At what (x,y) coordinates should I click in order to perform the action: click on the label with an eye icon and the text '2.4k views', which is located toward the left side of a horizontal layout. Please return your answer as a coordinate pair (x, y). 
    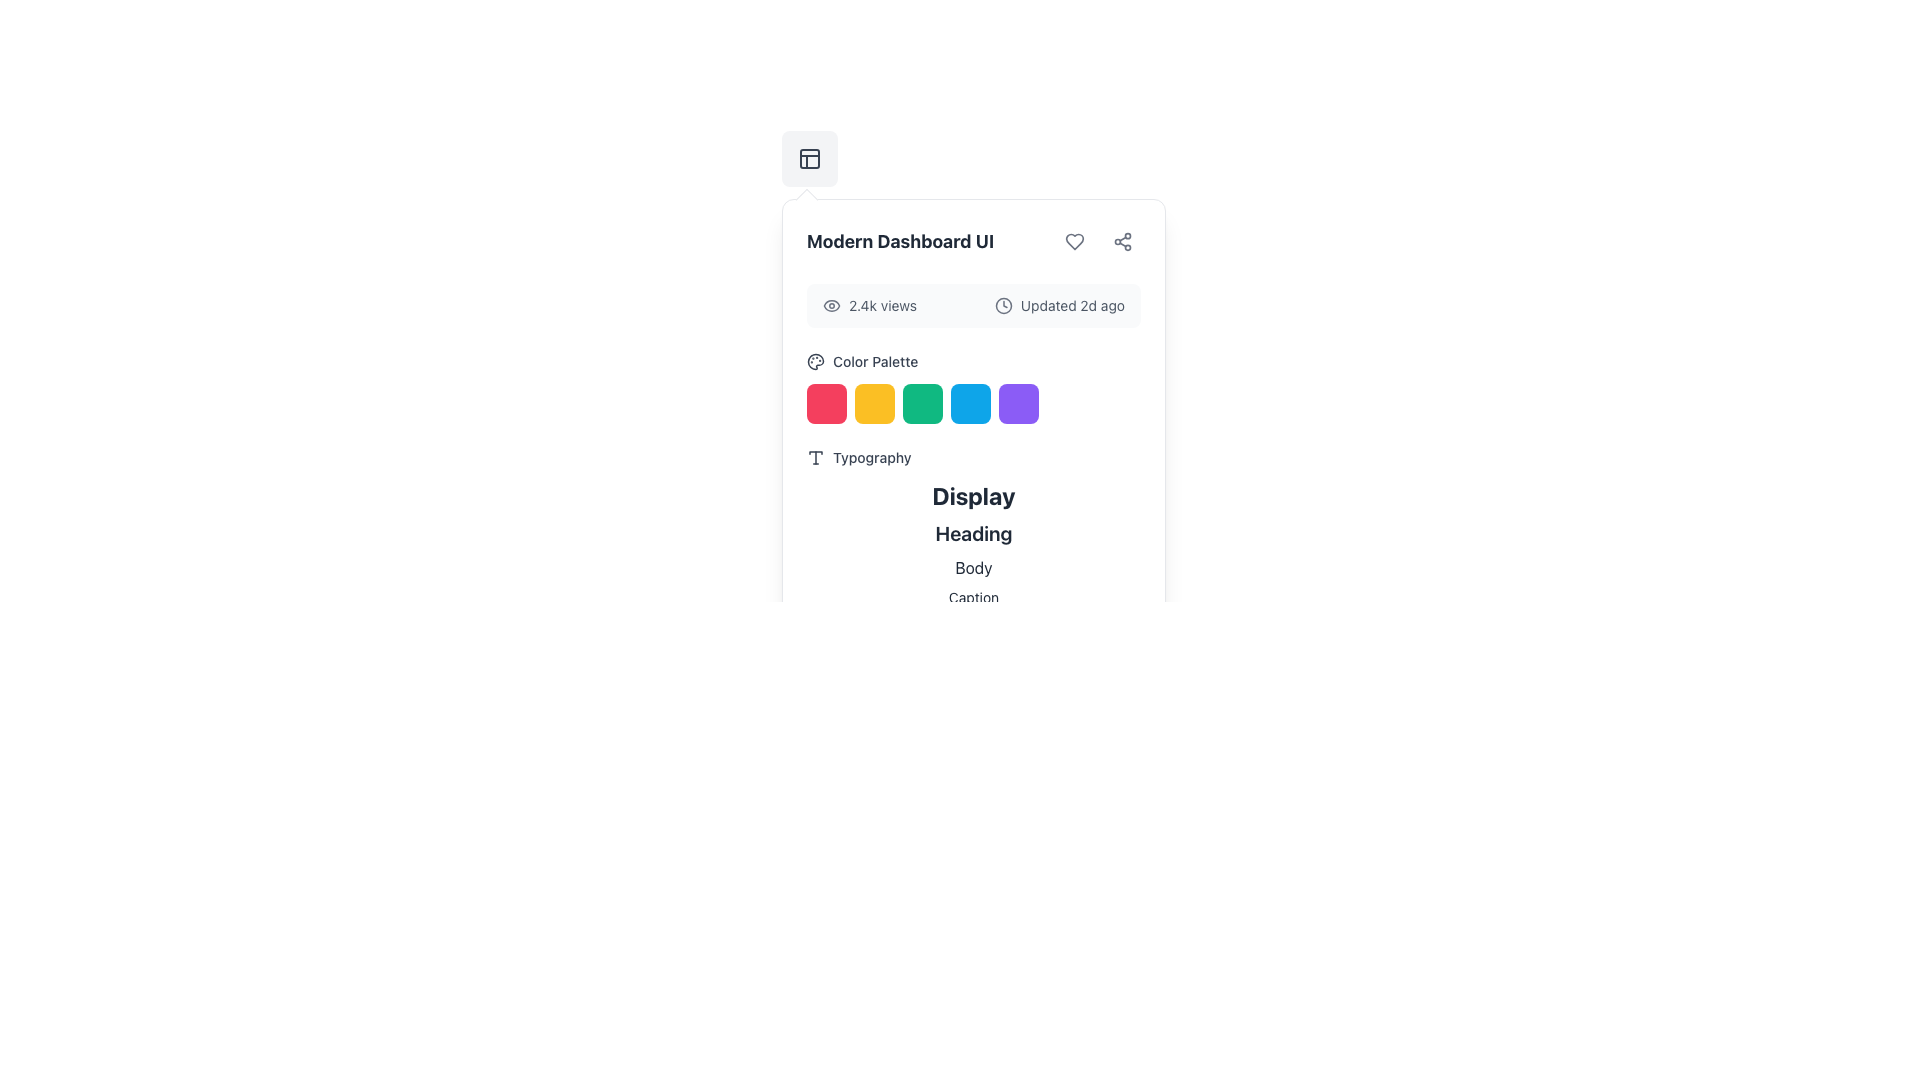
    Looking at the image, I should click on (869, 305).